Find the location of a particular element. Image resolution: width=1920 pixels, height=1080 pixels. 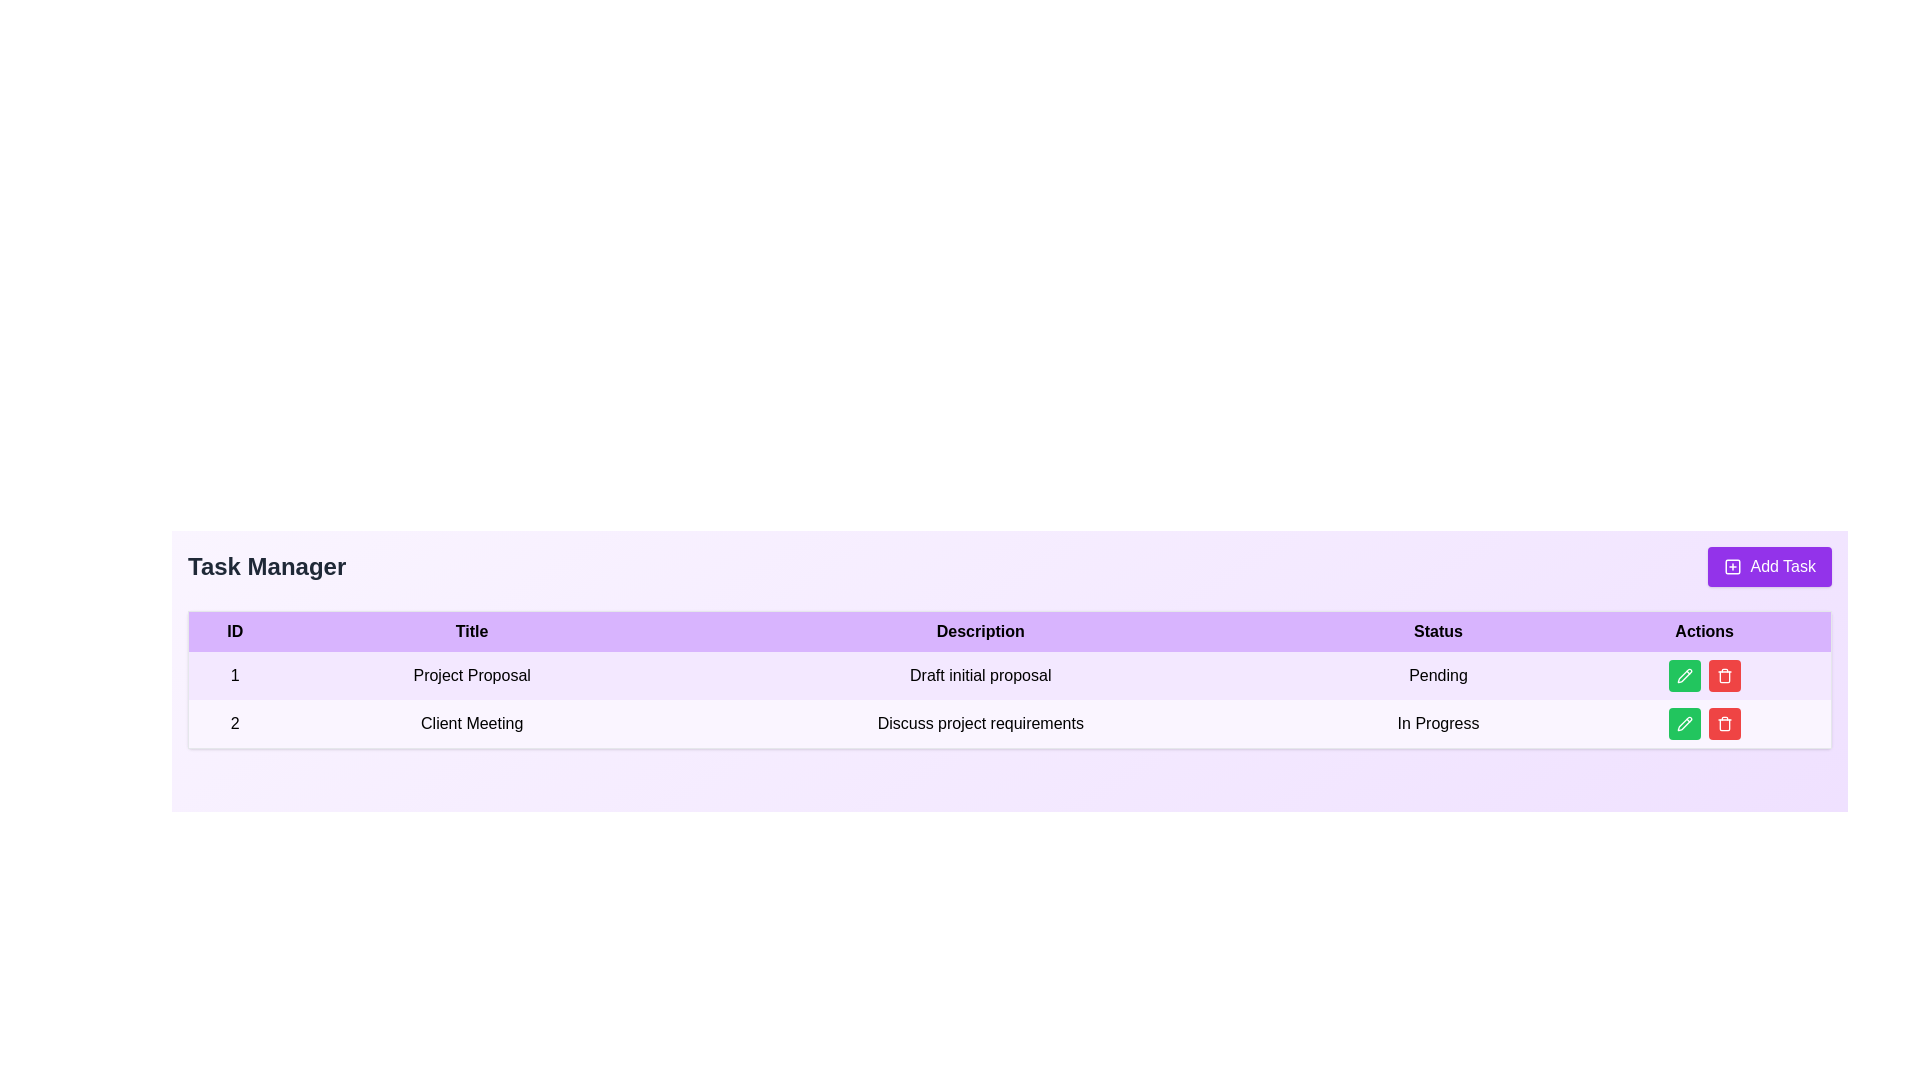

the header cell labeled 'Title' which is located in the second column of the table header, styled with bold text on a light purple background is located at coordinates (471, 631).